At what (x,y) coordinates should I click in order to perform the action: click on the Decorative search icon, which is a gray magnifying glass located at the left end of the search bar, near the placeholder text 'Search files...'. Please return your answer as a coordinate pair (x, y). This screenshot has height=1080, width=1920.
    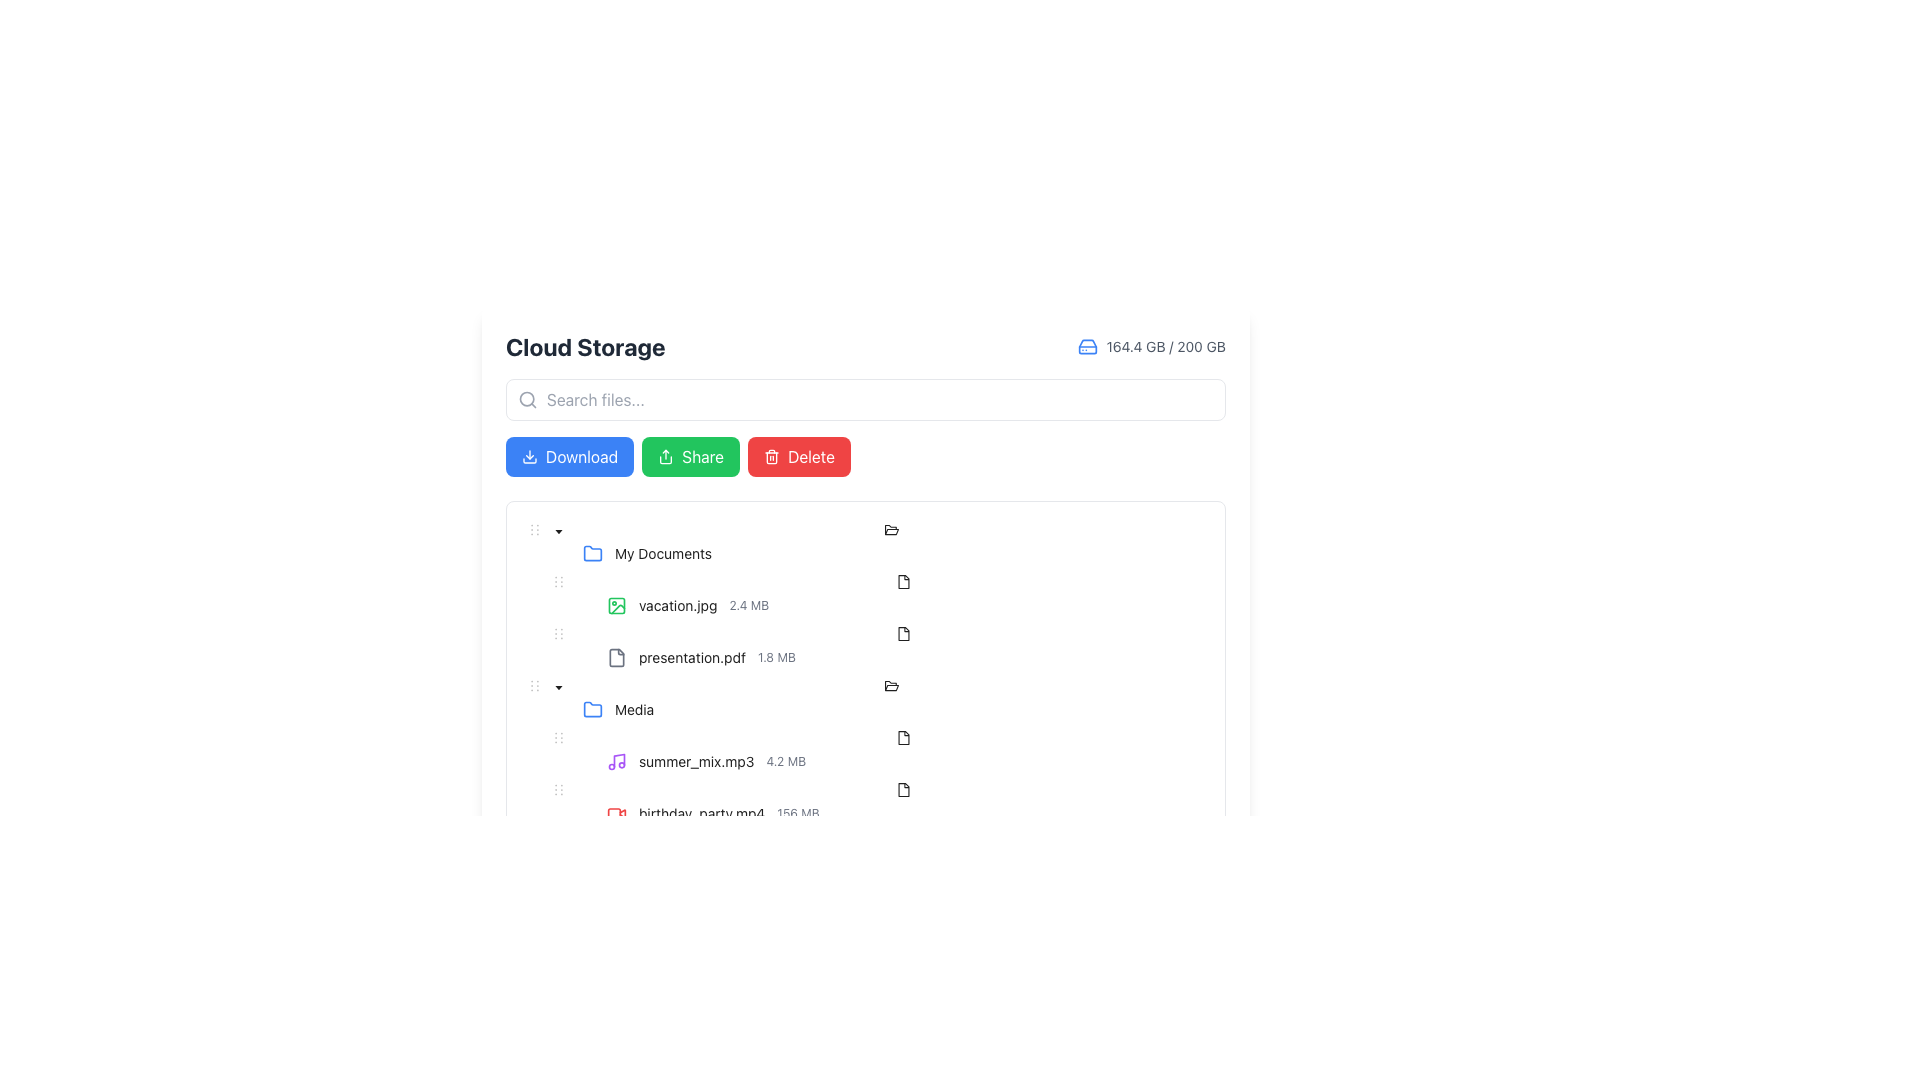
    Looking at the image, I should click on (528, 400).